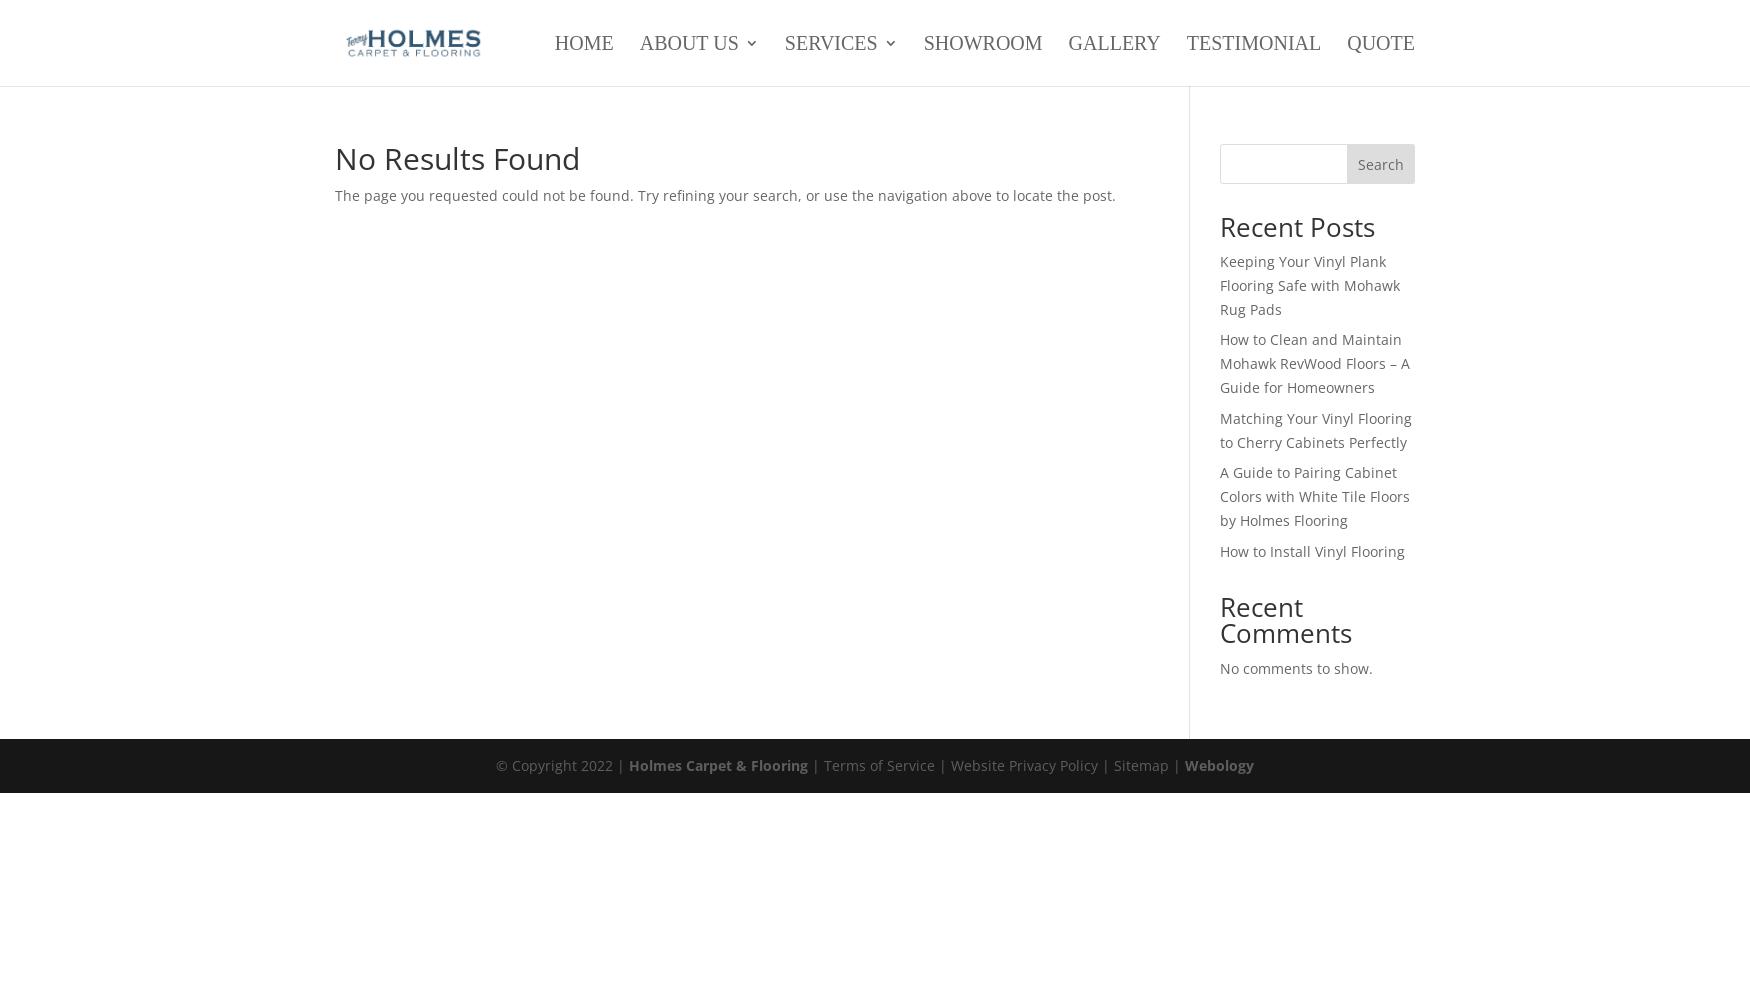 The image size is (1750, 1000). What do you see at coordinates (982, 43) in the screenshot?
I see `'Showroom'` at bounding box center [982, 43].